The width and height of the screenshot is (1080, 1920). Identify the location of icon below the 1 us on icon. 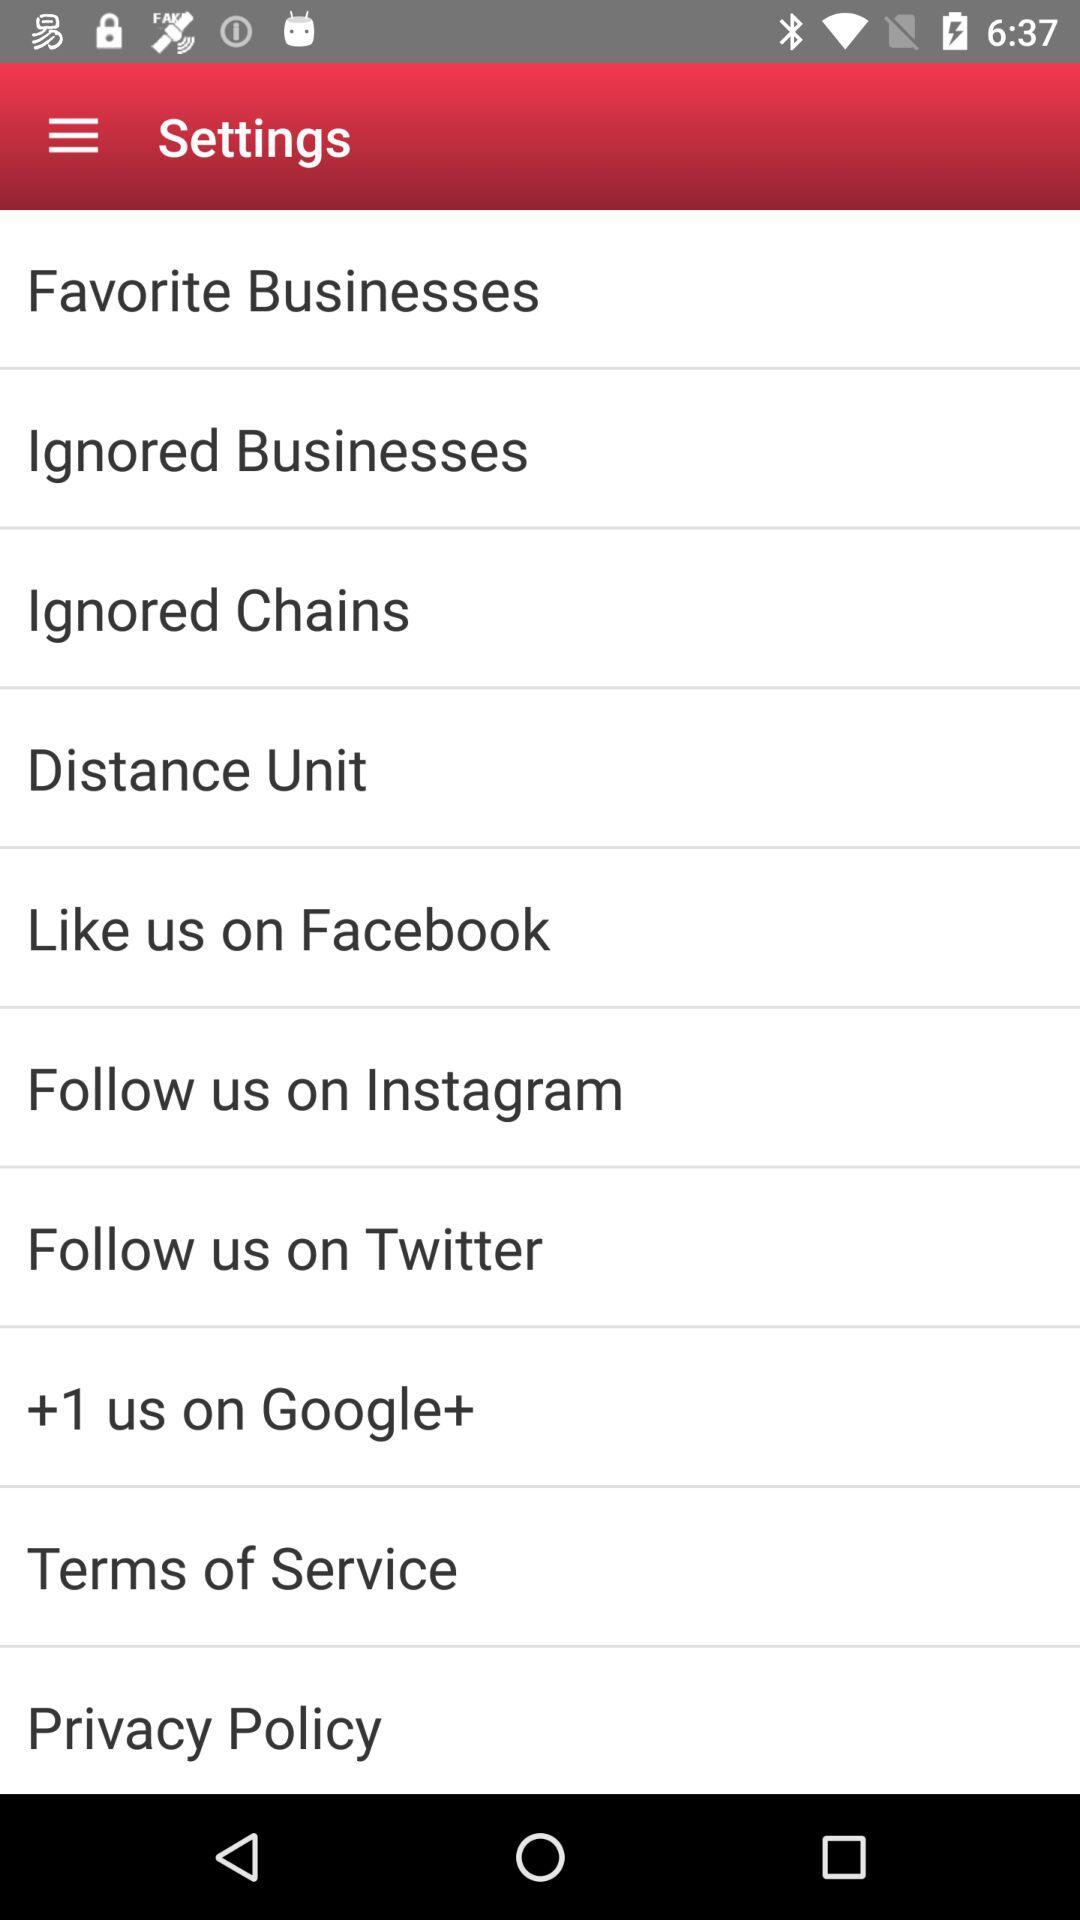
(540, 1565).